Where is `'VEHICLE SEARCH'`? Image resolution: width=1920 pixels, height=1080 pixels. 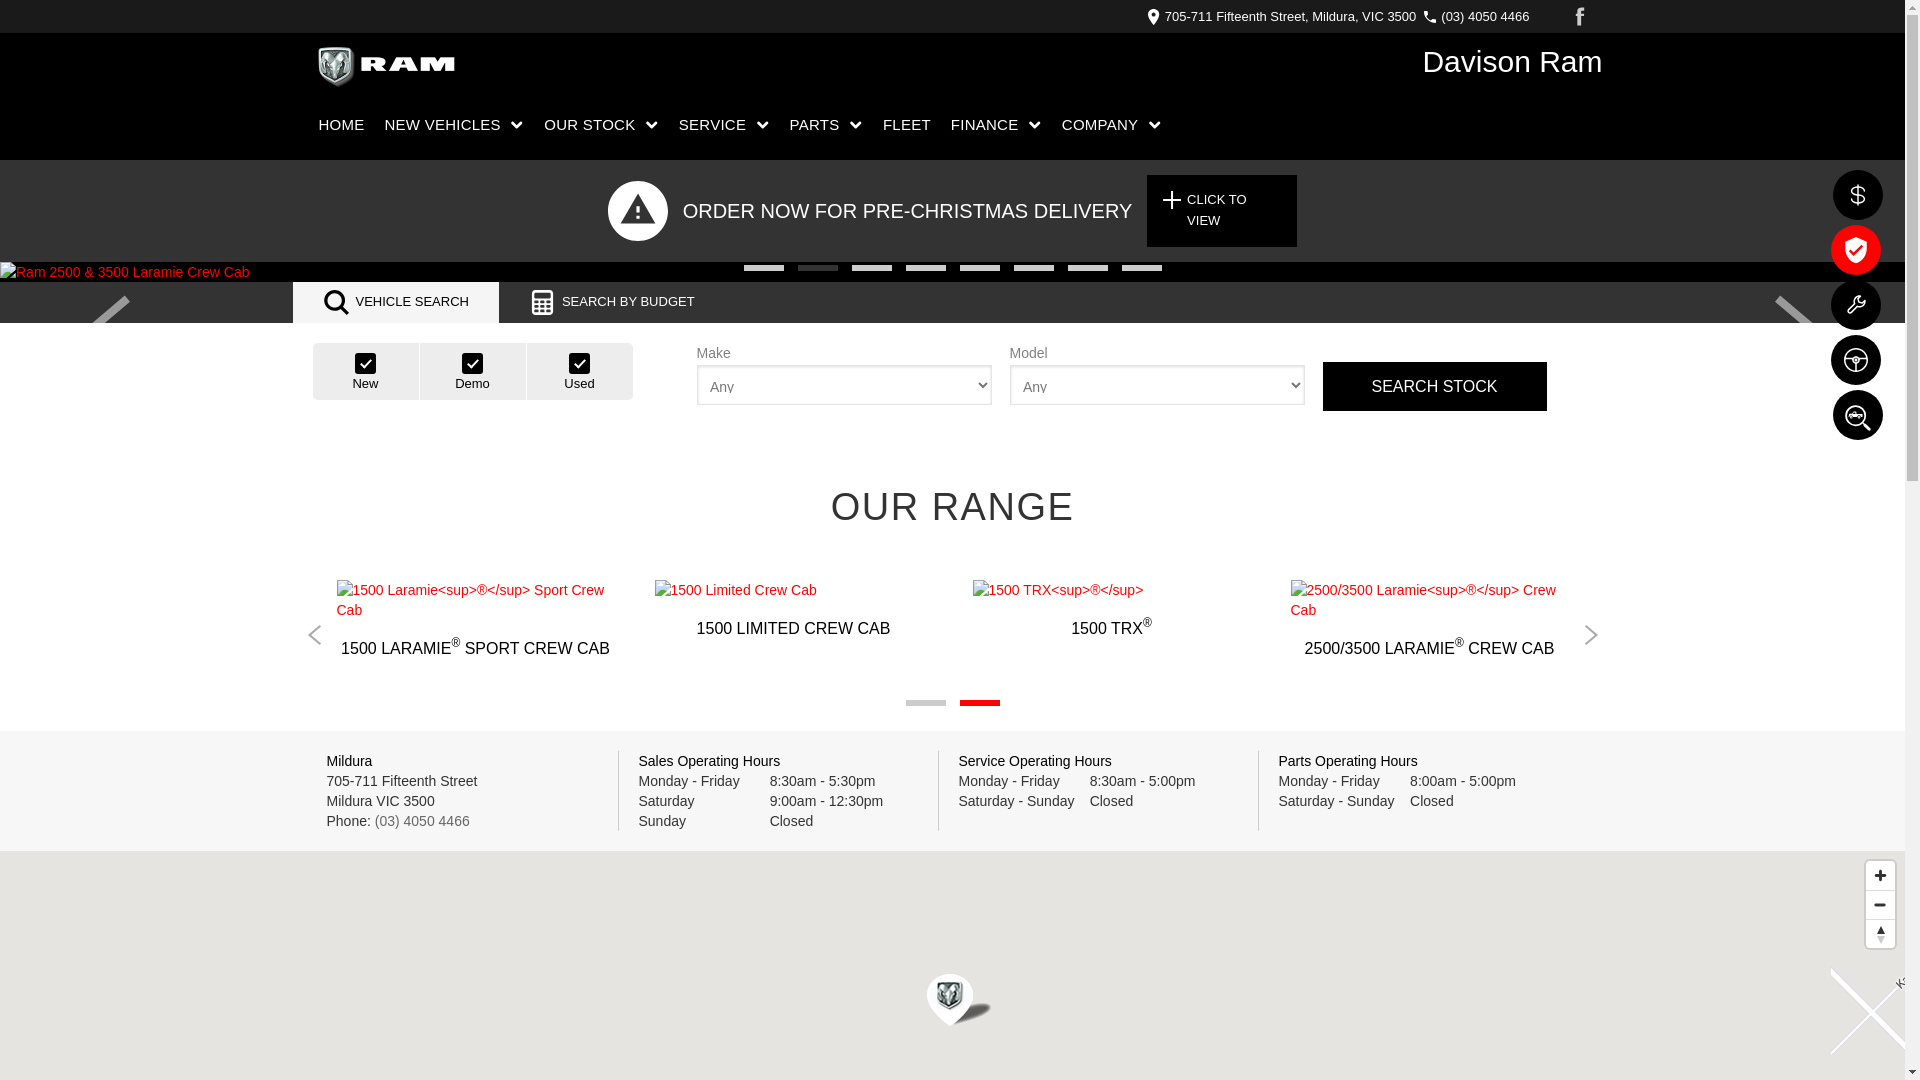
'VEHICLE SEARCH' is located at coordinates (394, 302).